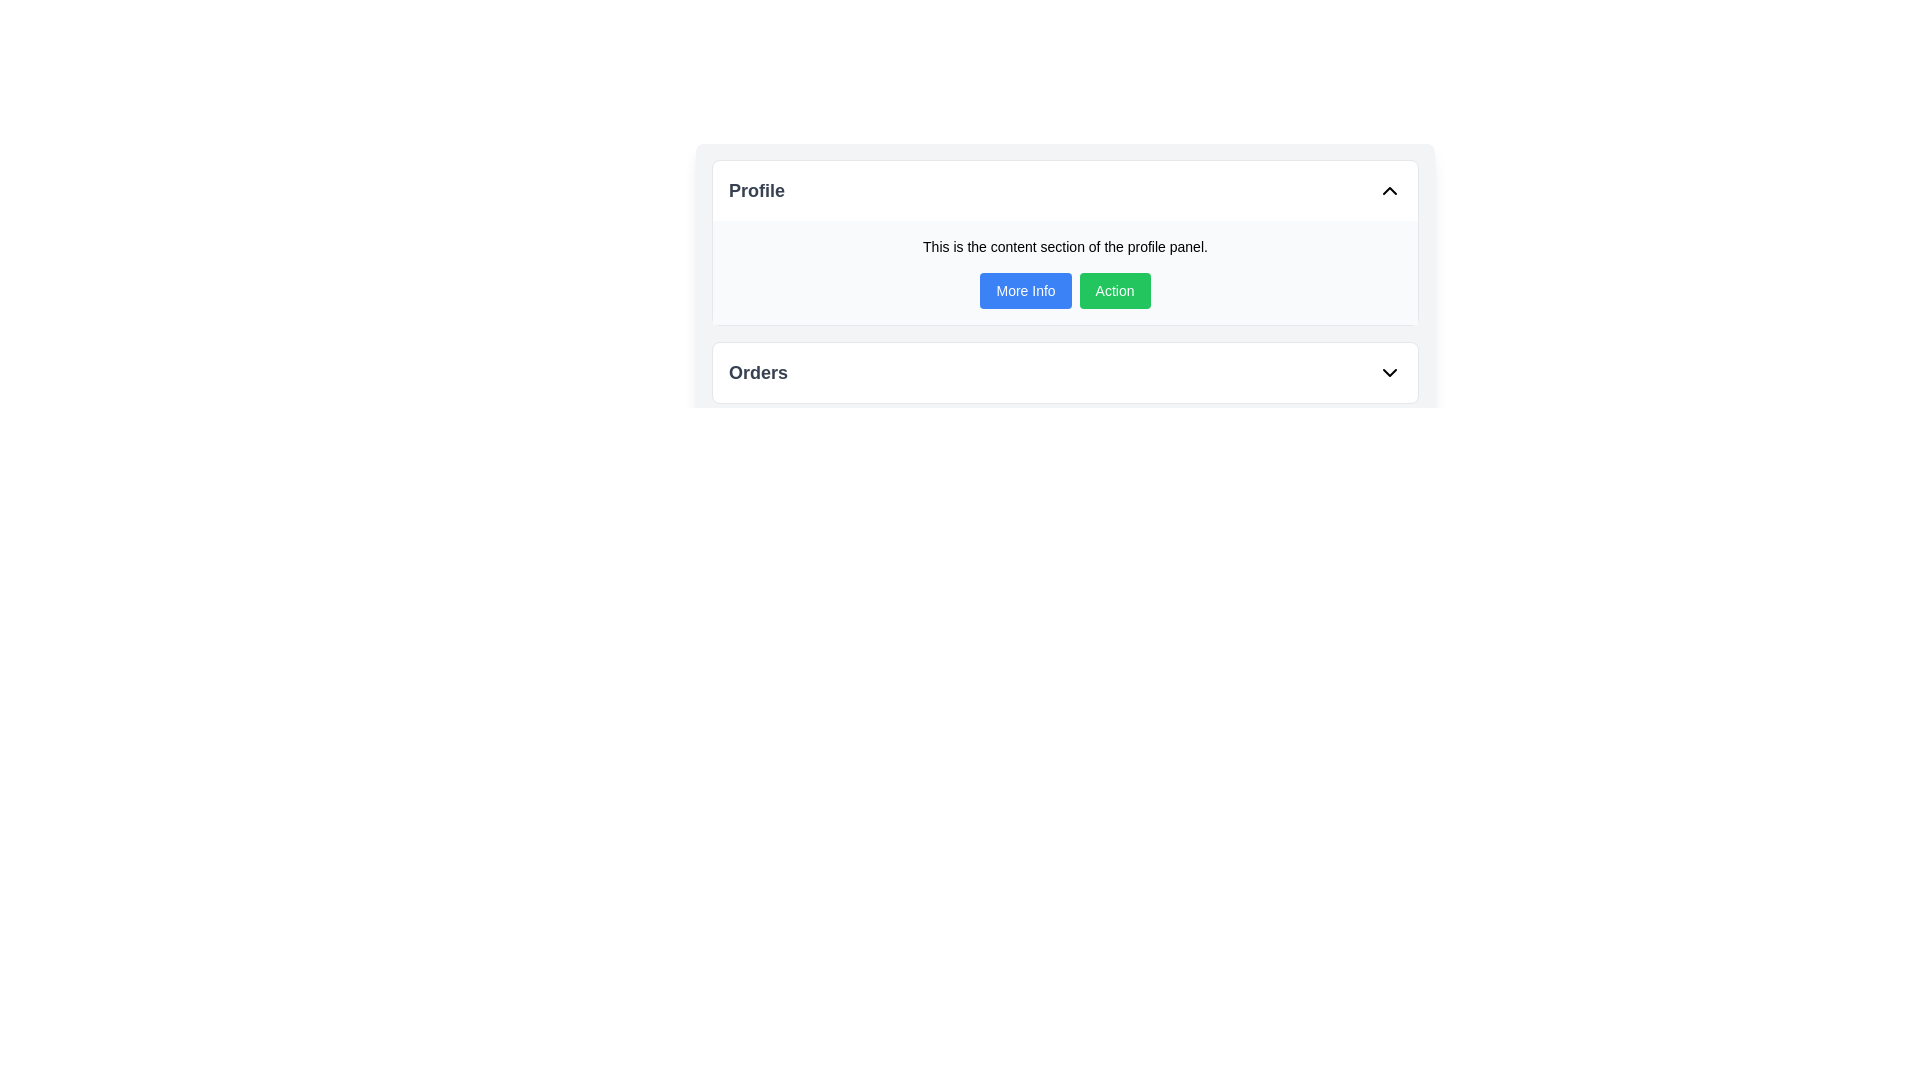  What do you see at coordinates (1064, 245) in the screenshot?
I see `the text block that displays 'This is the content section of the profile panel.' located in the Profile section, positioned above the 'More Info' and 'Action' buttons` at bounding box center [1064, 245].